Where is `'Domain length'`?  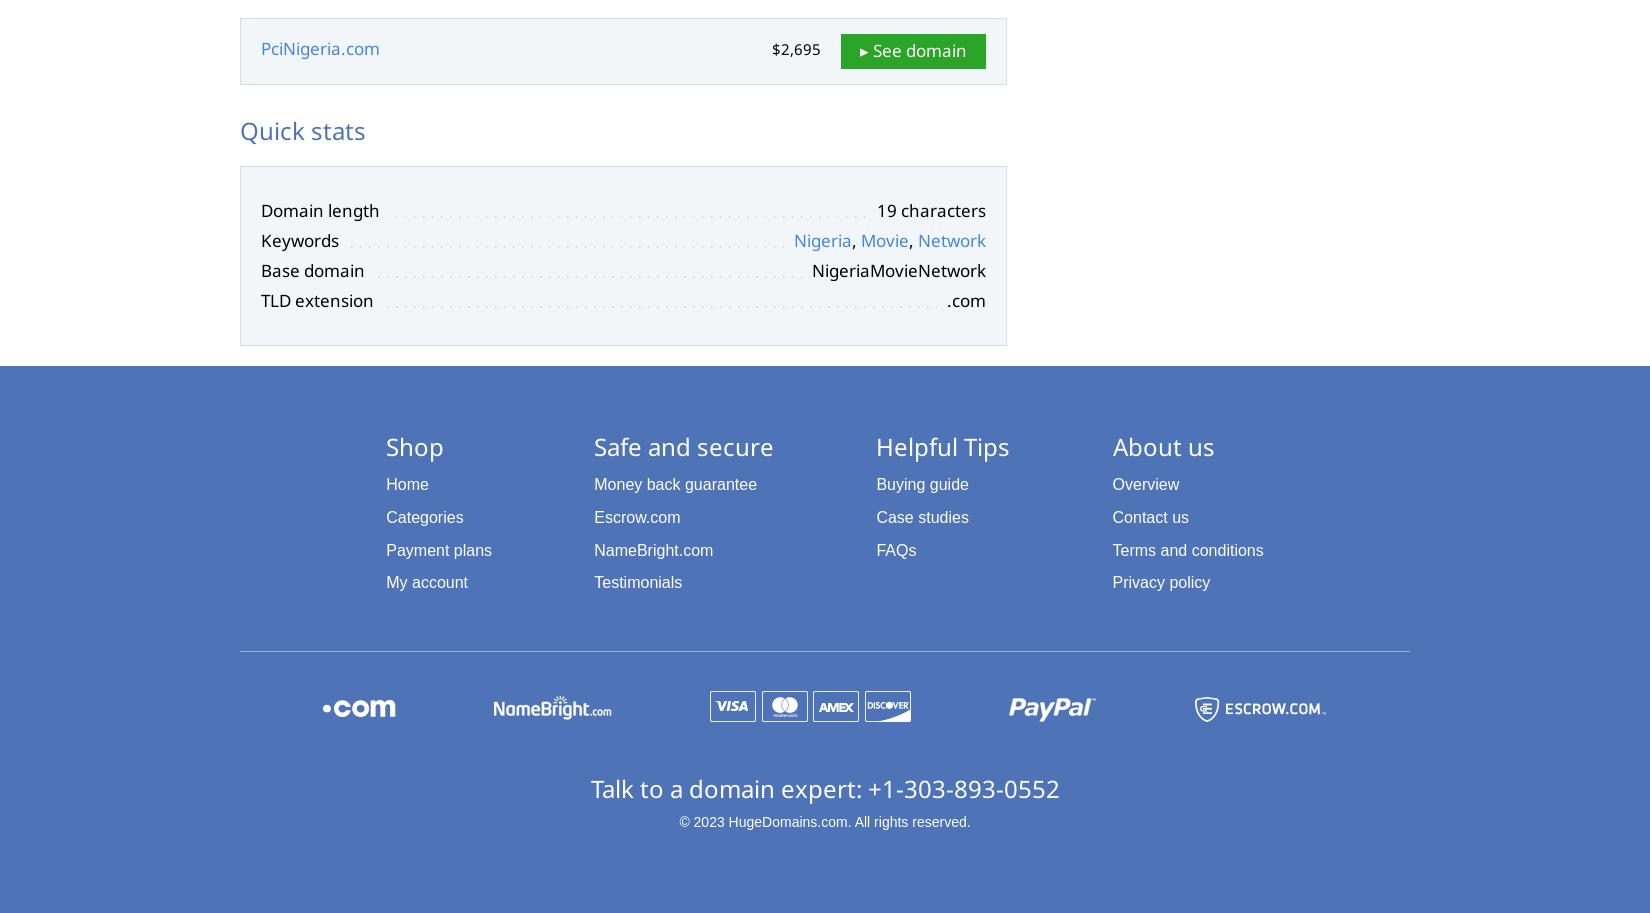 'Domain length' is located at coordinates (320, 209).